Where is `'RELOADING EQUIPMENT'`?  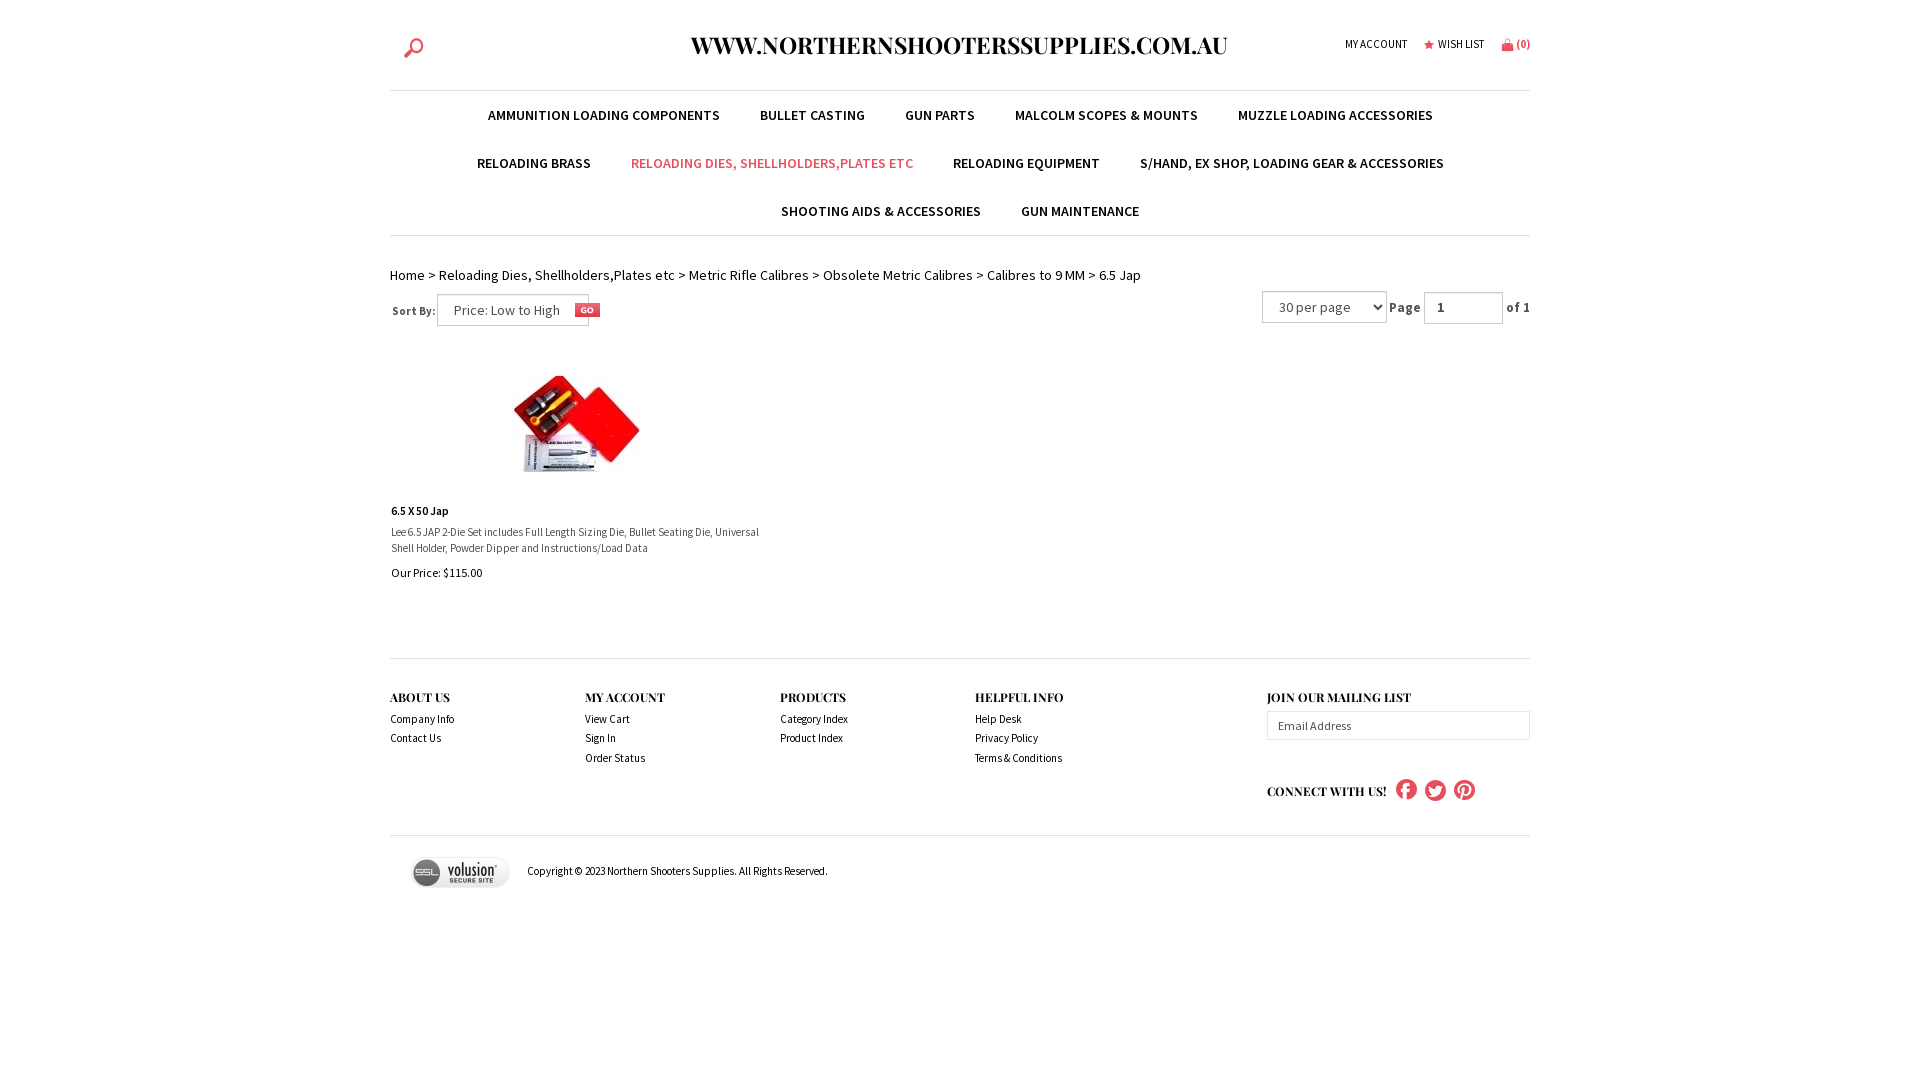
'RELOADING EQUIPMENT' is located at coordinates (1025, 161).